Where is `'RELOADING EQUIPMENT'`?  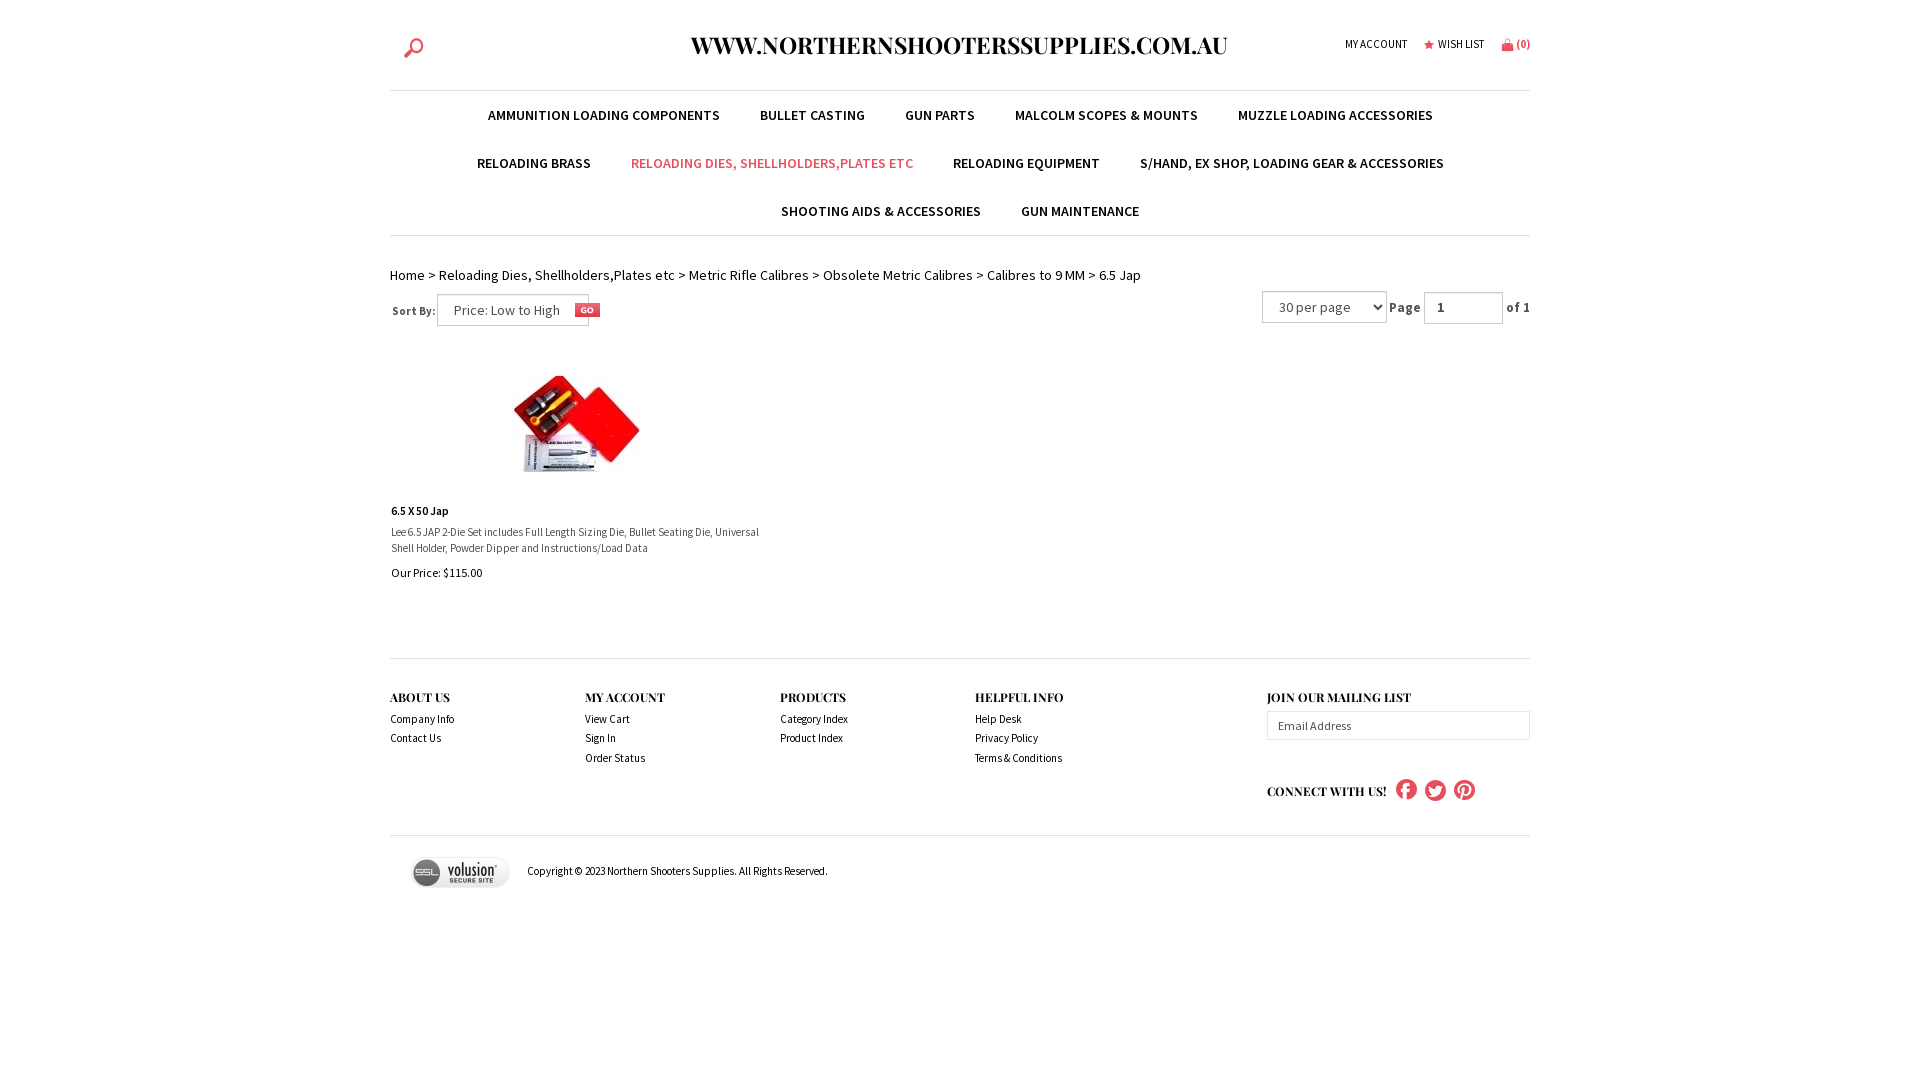
'RELOADING EQUIPMENT' is located at coordinates (1025, 161).